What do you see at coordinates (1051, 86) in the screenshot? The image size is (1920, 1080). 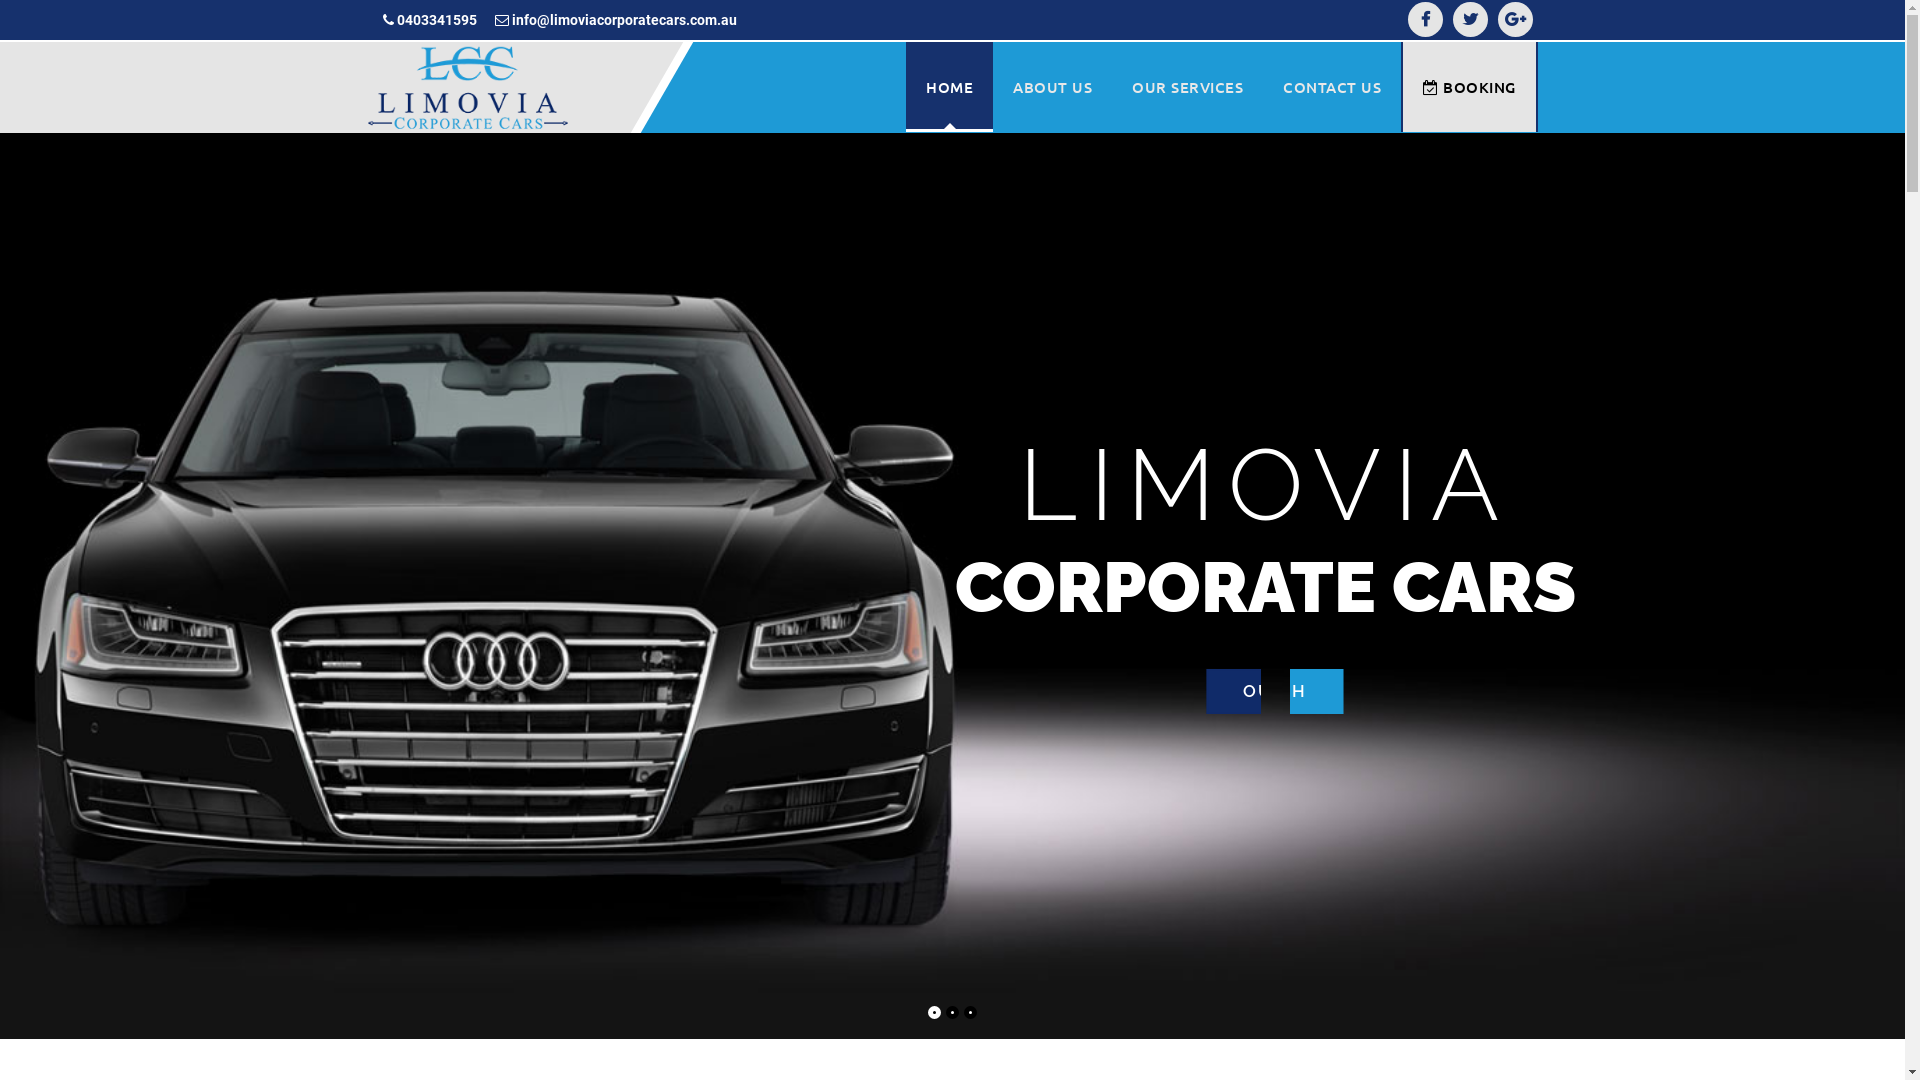 I see `'ABOUT US'` at bounding box center [1051, 86].